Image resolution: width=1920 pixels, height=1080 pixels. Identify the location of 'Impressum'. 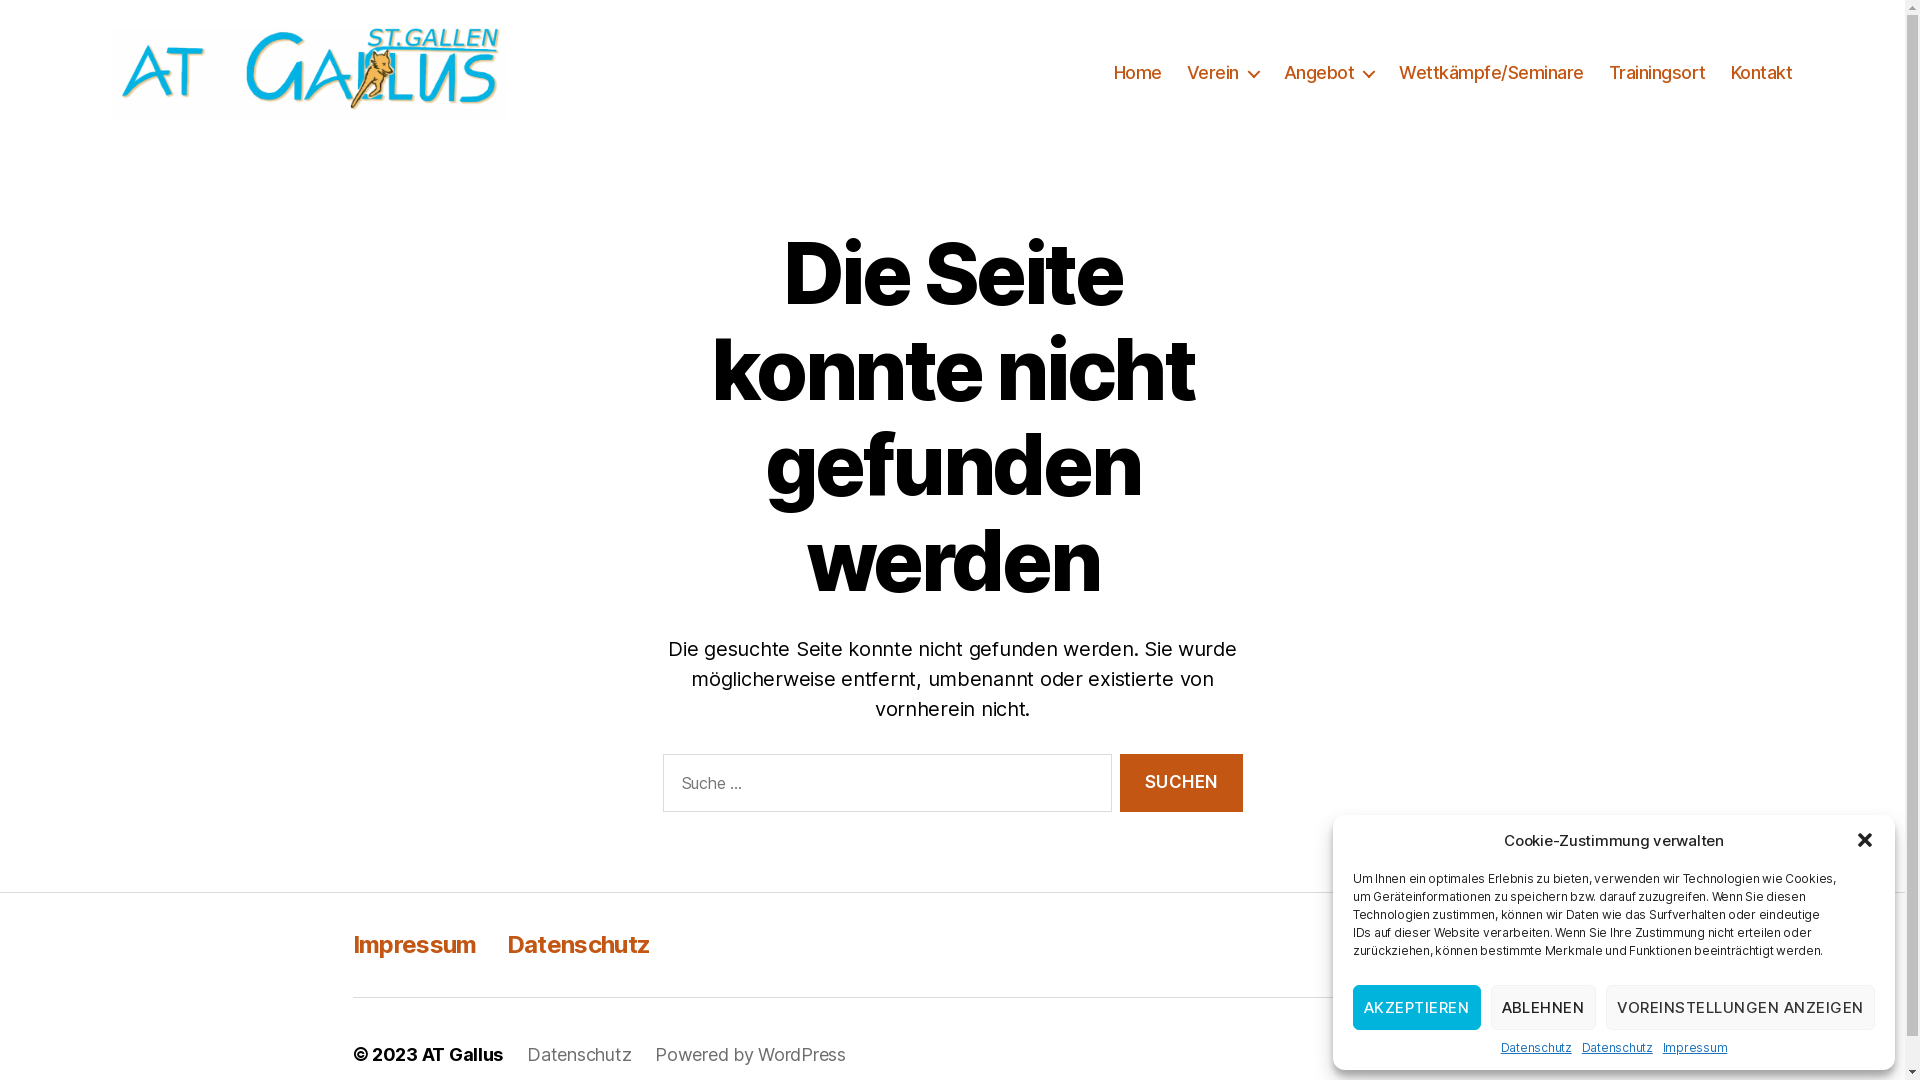
(1694, 1046).